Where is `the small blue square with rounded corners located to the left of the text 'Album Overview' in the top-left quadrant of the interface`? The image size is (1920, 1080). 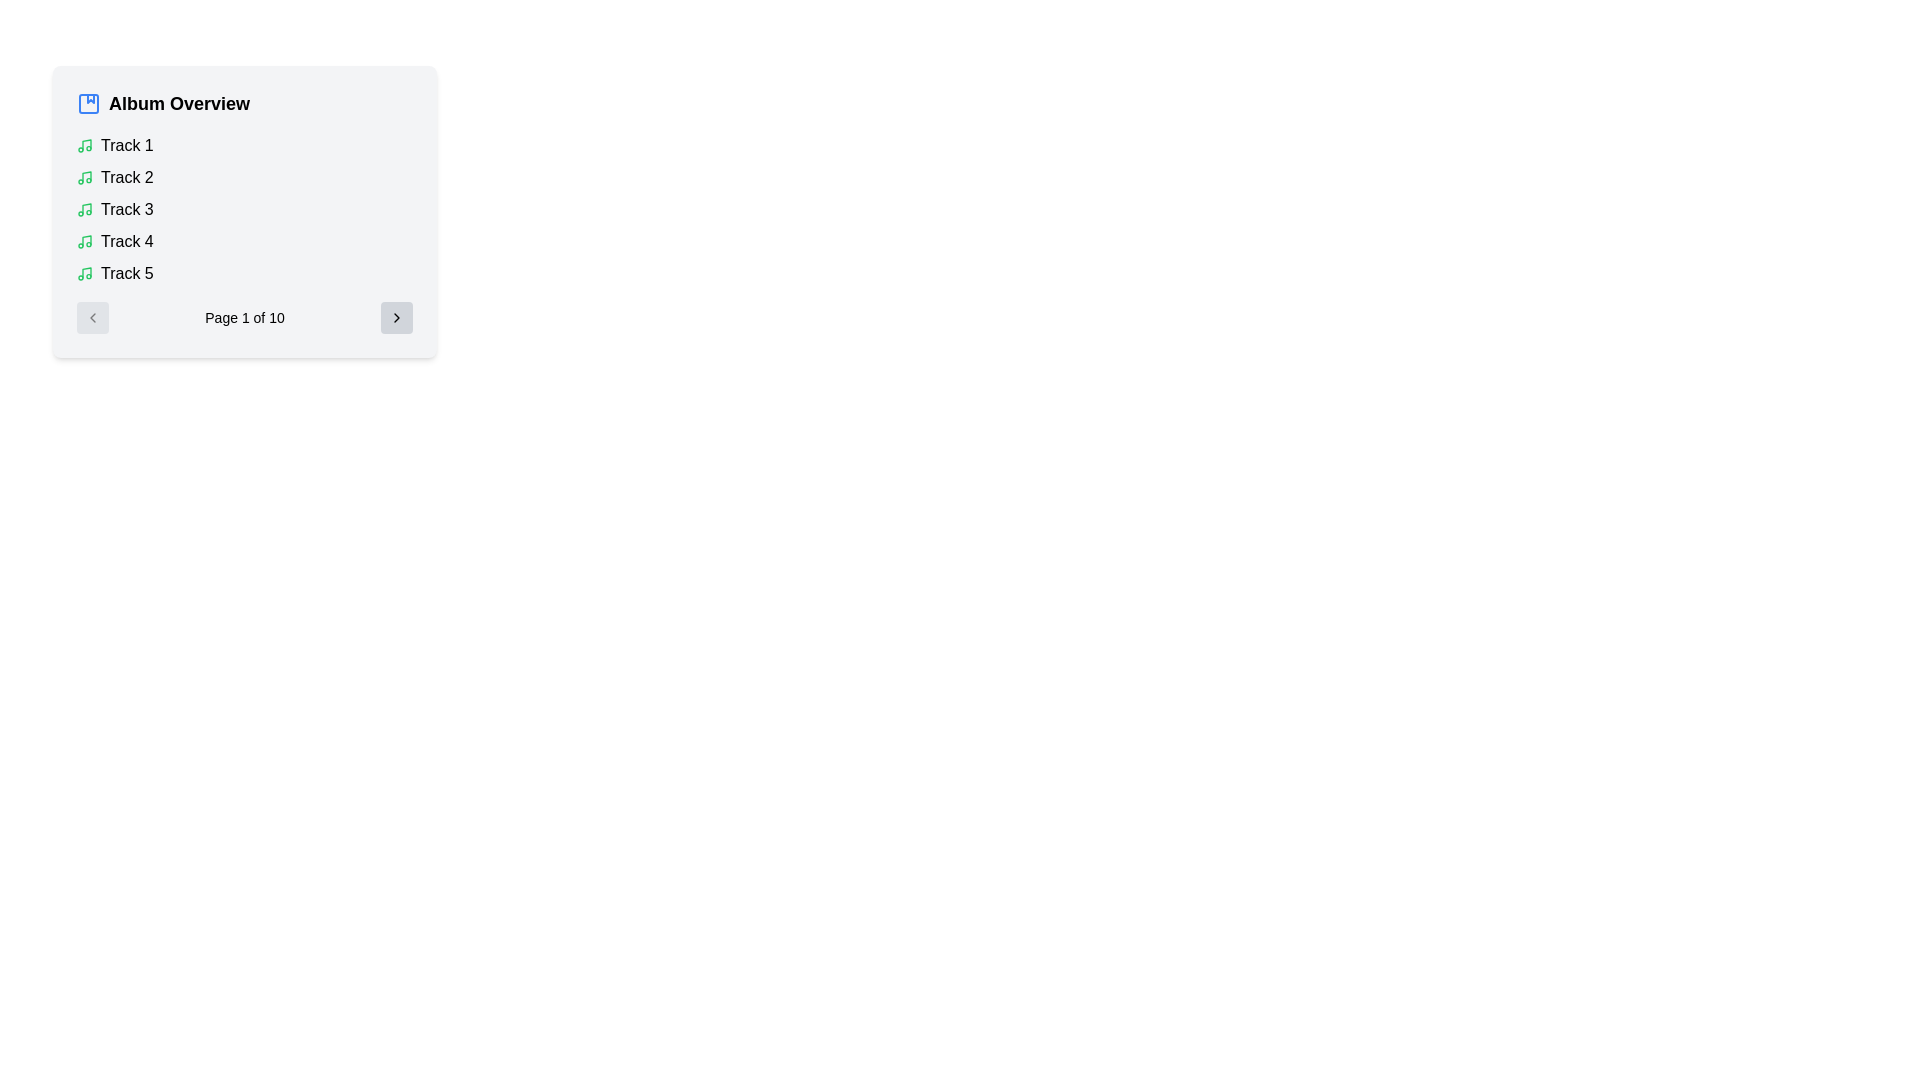 the small blue square with rounded corners located to the left of the text 'Album Overview' in the top-left quadrant of the interface is located at coordinates (88, 104).